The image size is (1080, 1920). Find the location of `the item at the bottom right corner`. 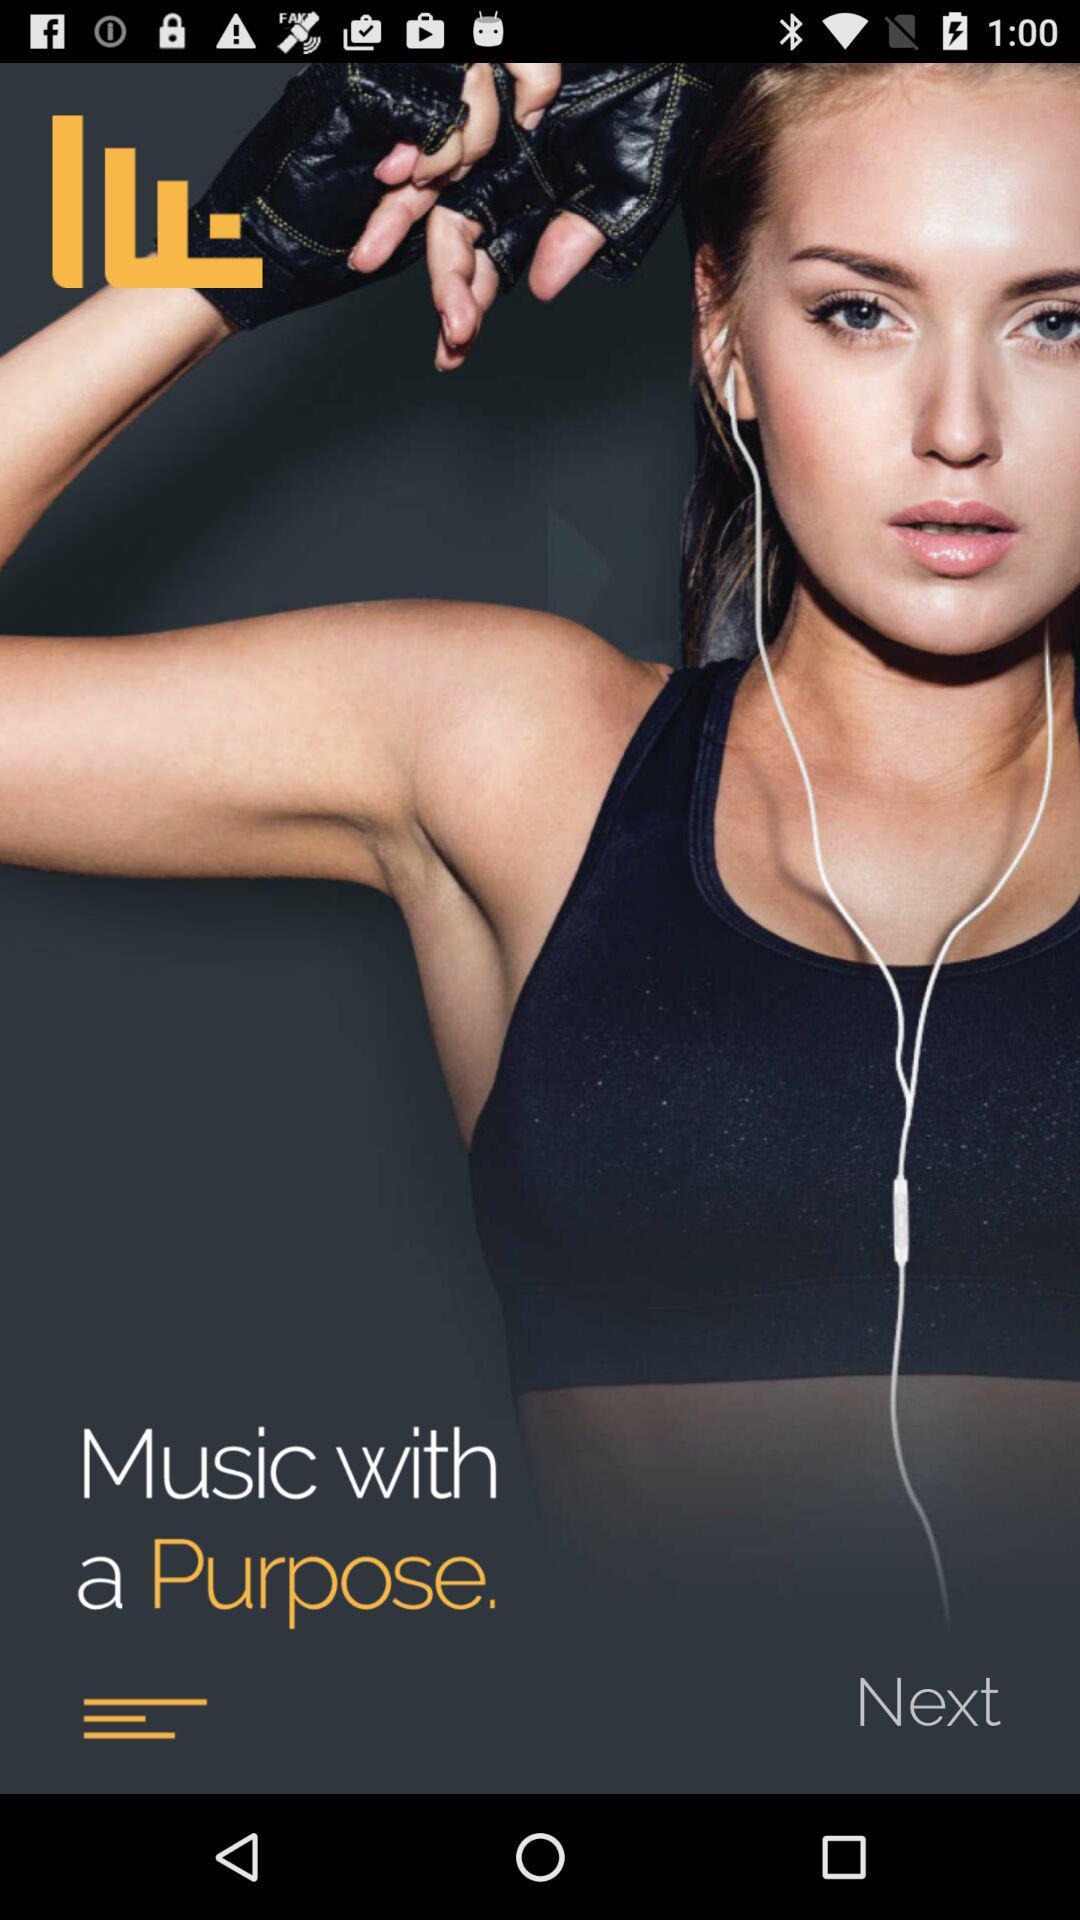

the item at the bottom right corner is located at coordinates (940, 1687).